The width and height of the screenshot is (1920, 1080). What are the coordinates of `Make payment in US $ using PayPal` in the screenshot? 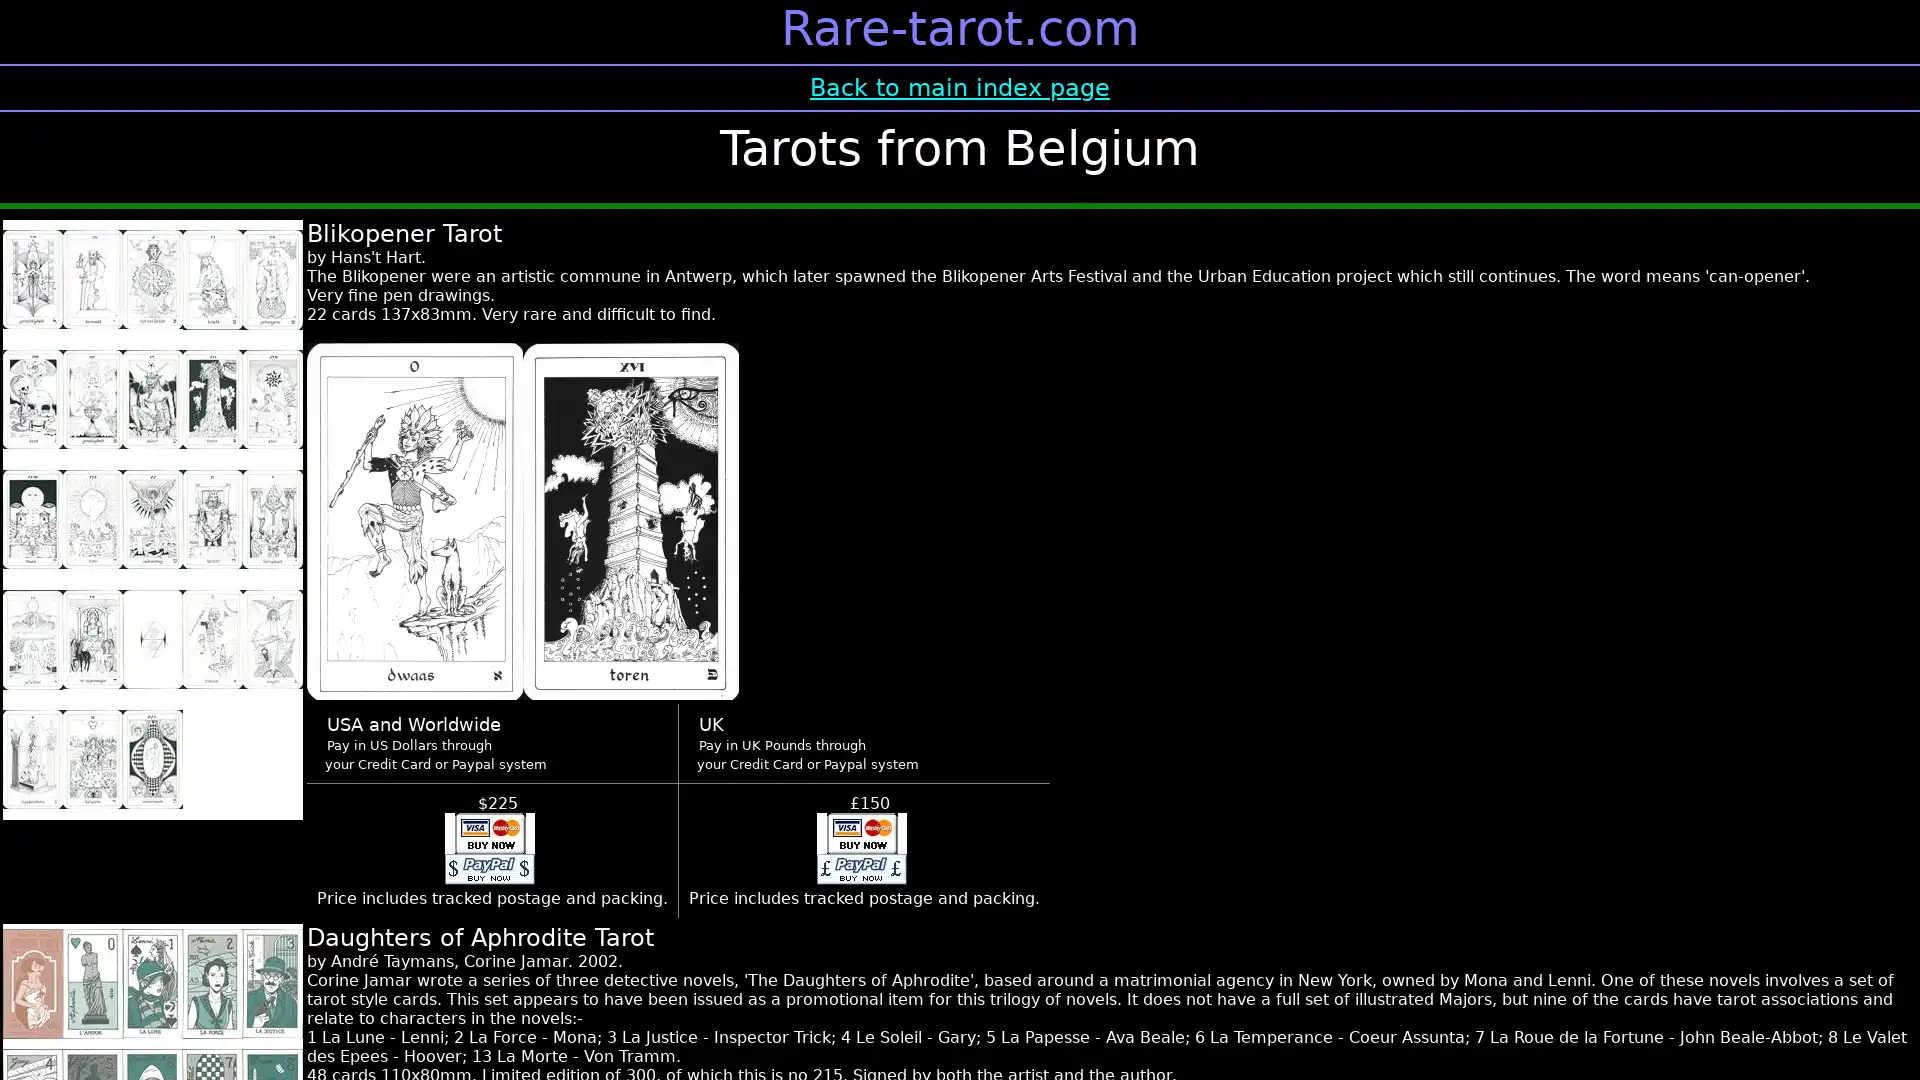 It's located at (489, 848).